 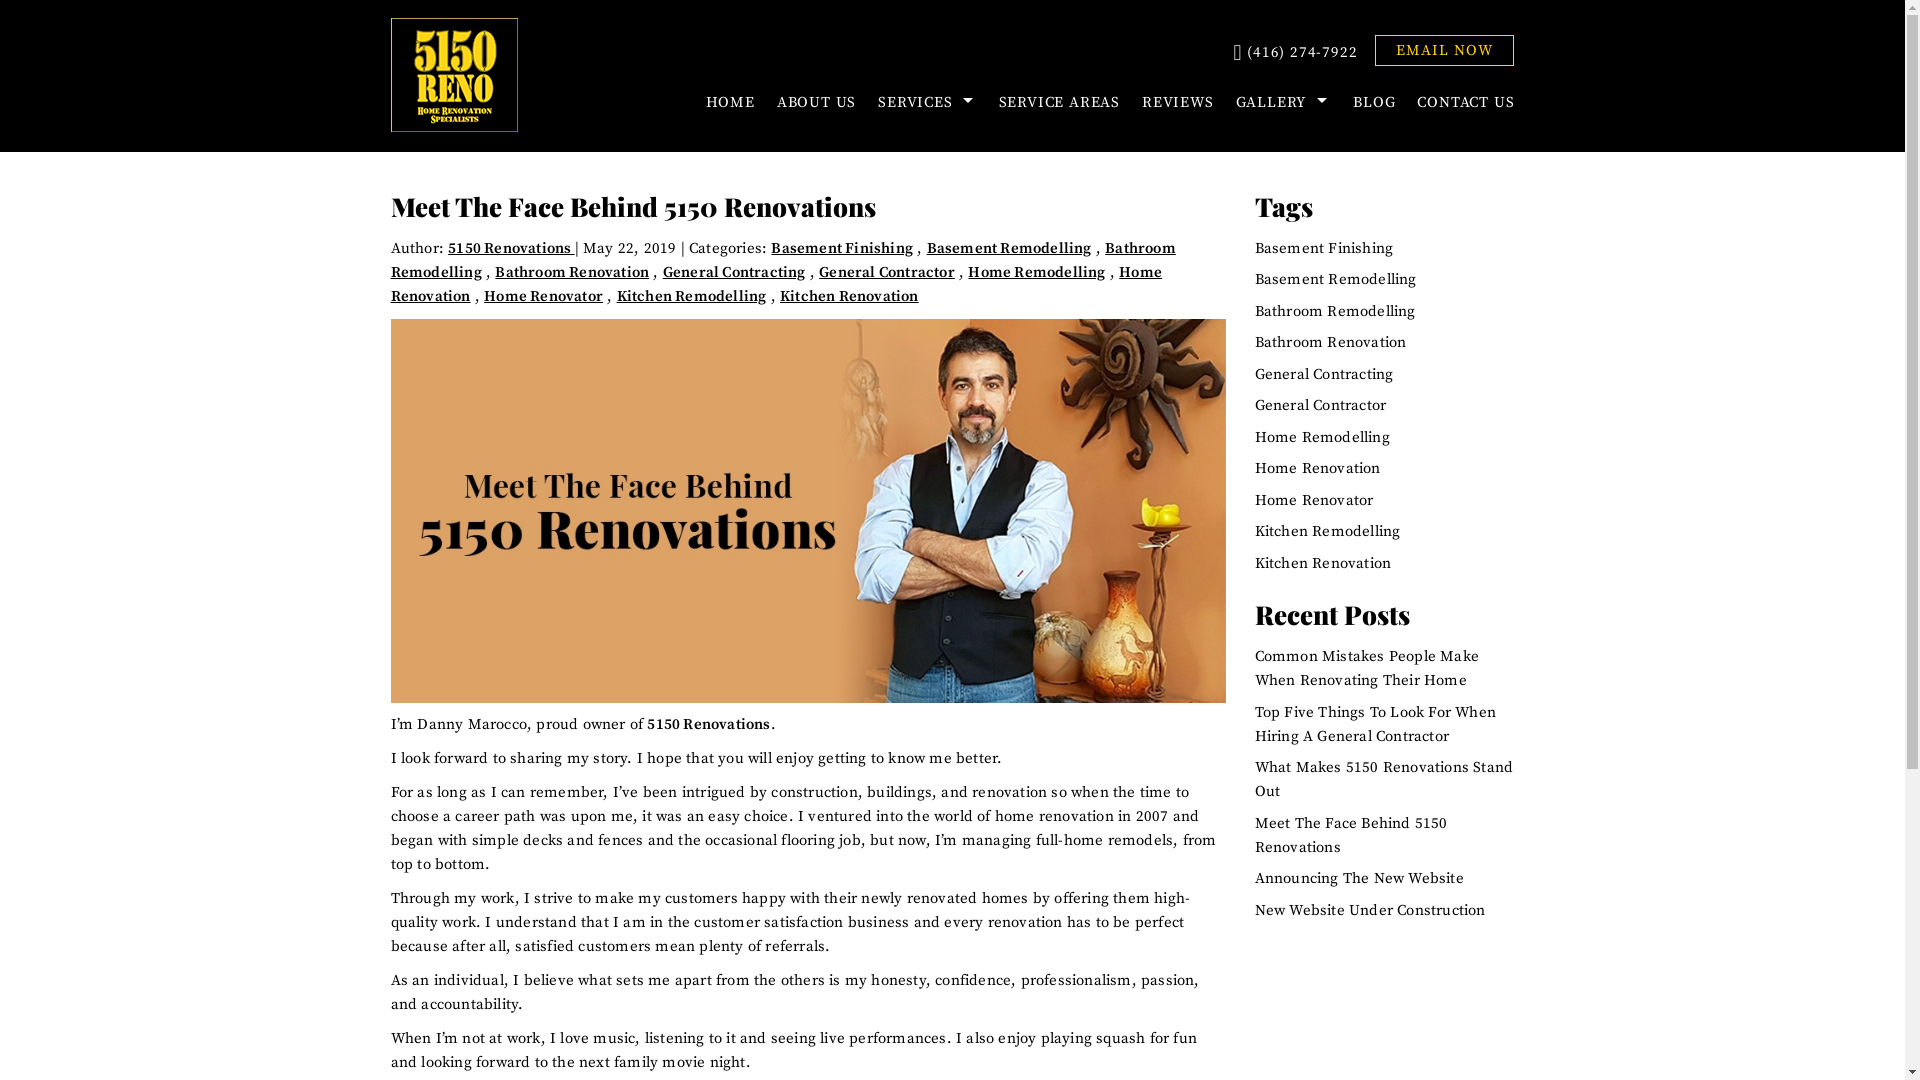 I want to click on 'REVIEWS', so click(x=1177, y=102).